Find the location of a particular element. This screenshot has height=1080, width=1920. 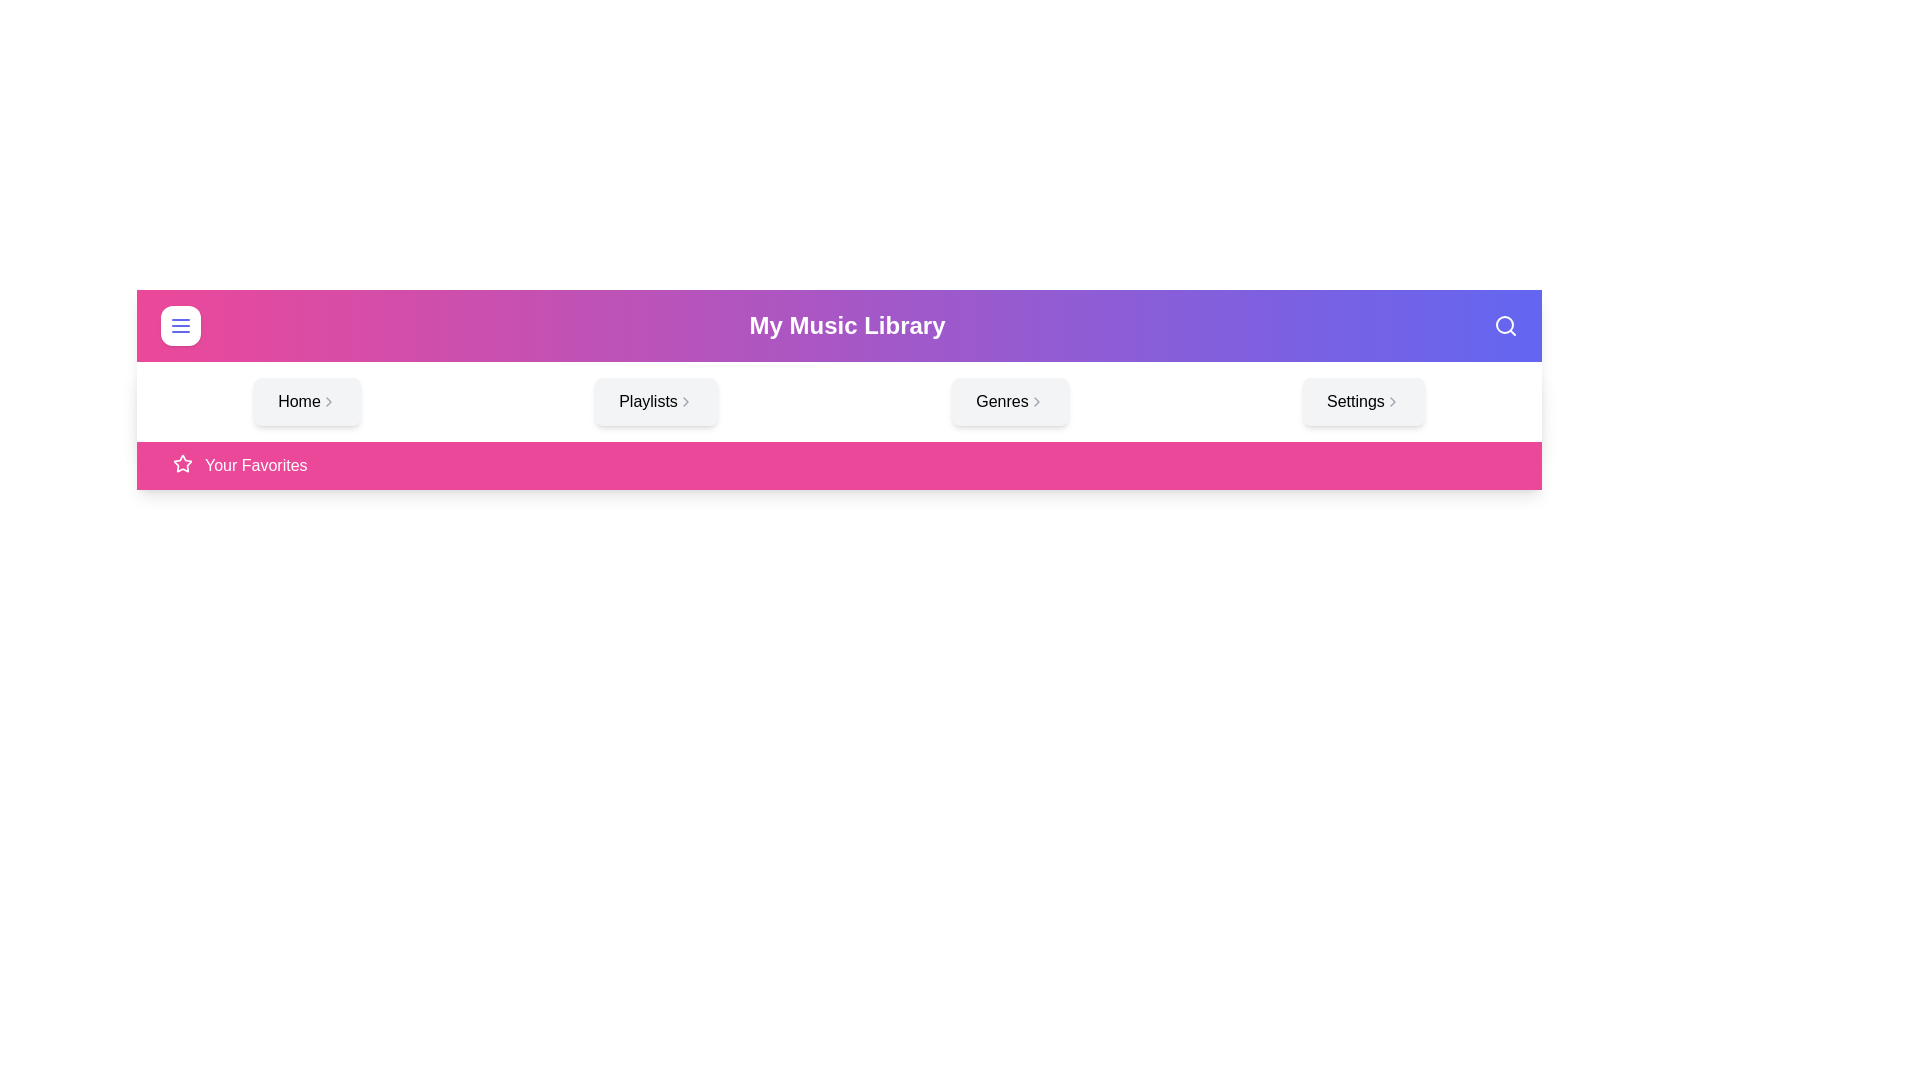

the menu toggle button to toggle the visibility of the menu is located at coordinates (181, 325).